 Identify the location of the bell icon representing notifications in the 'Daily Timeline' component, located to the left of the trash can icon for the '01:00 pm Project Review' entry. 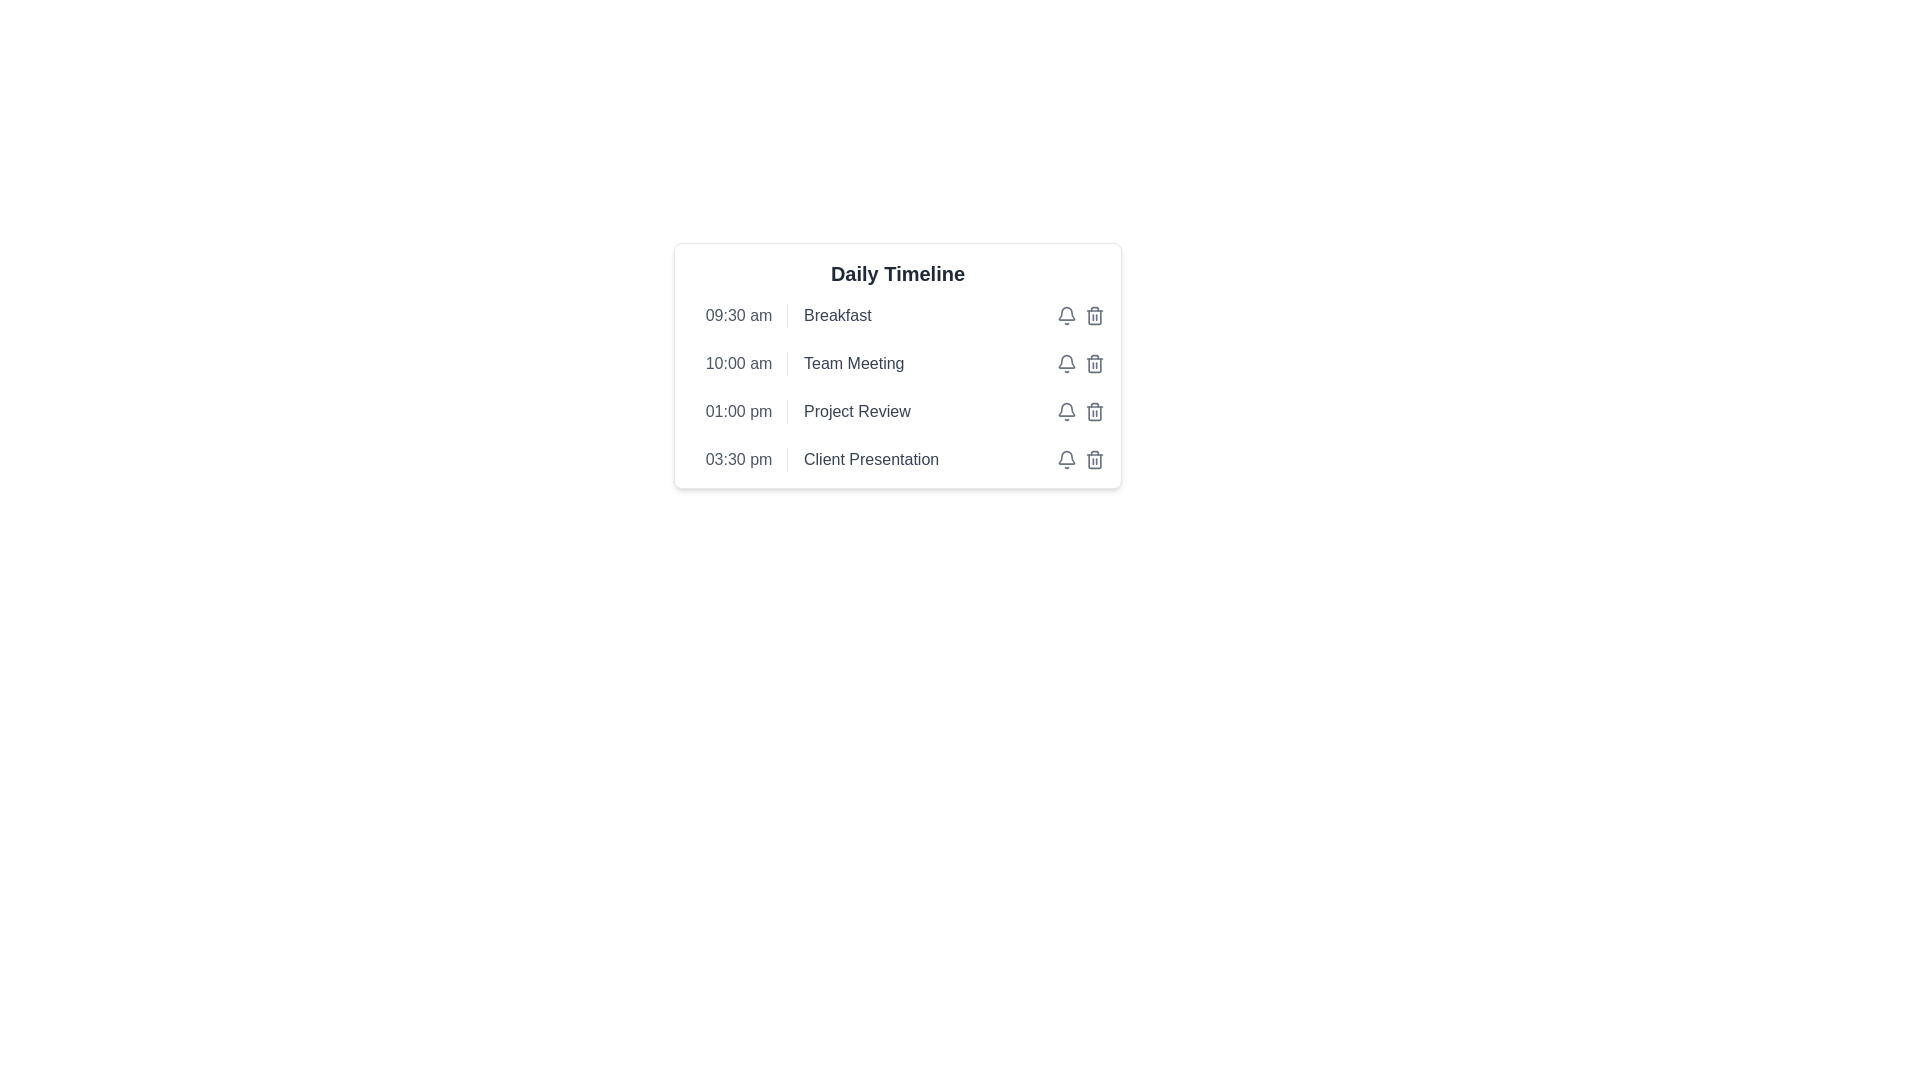
(1065, 408).